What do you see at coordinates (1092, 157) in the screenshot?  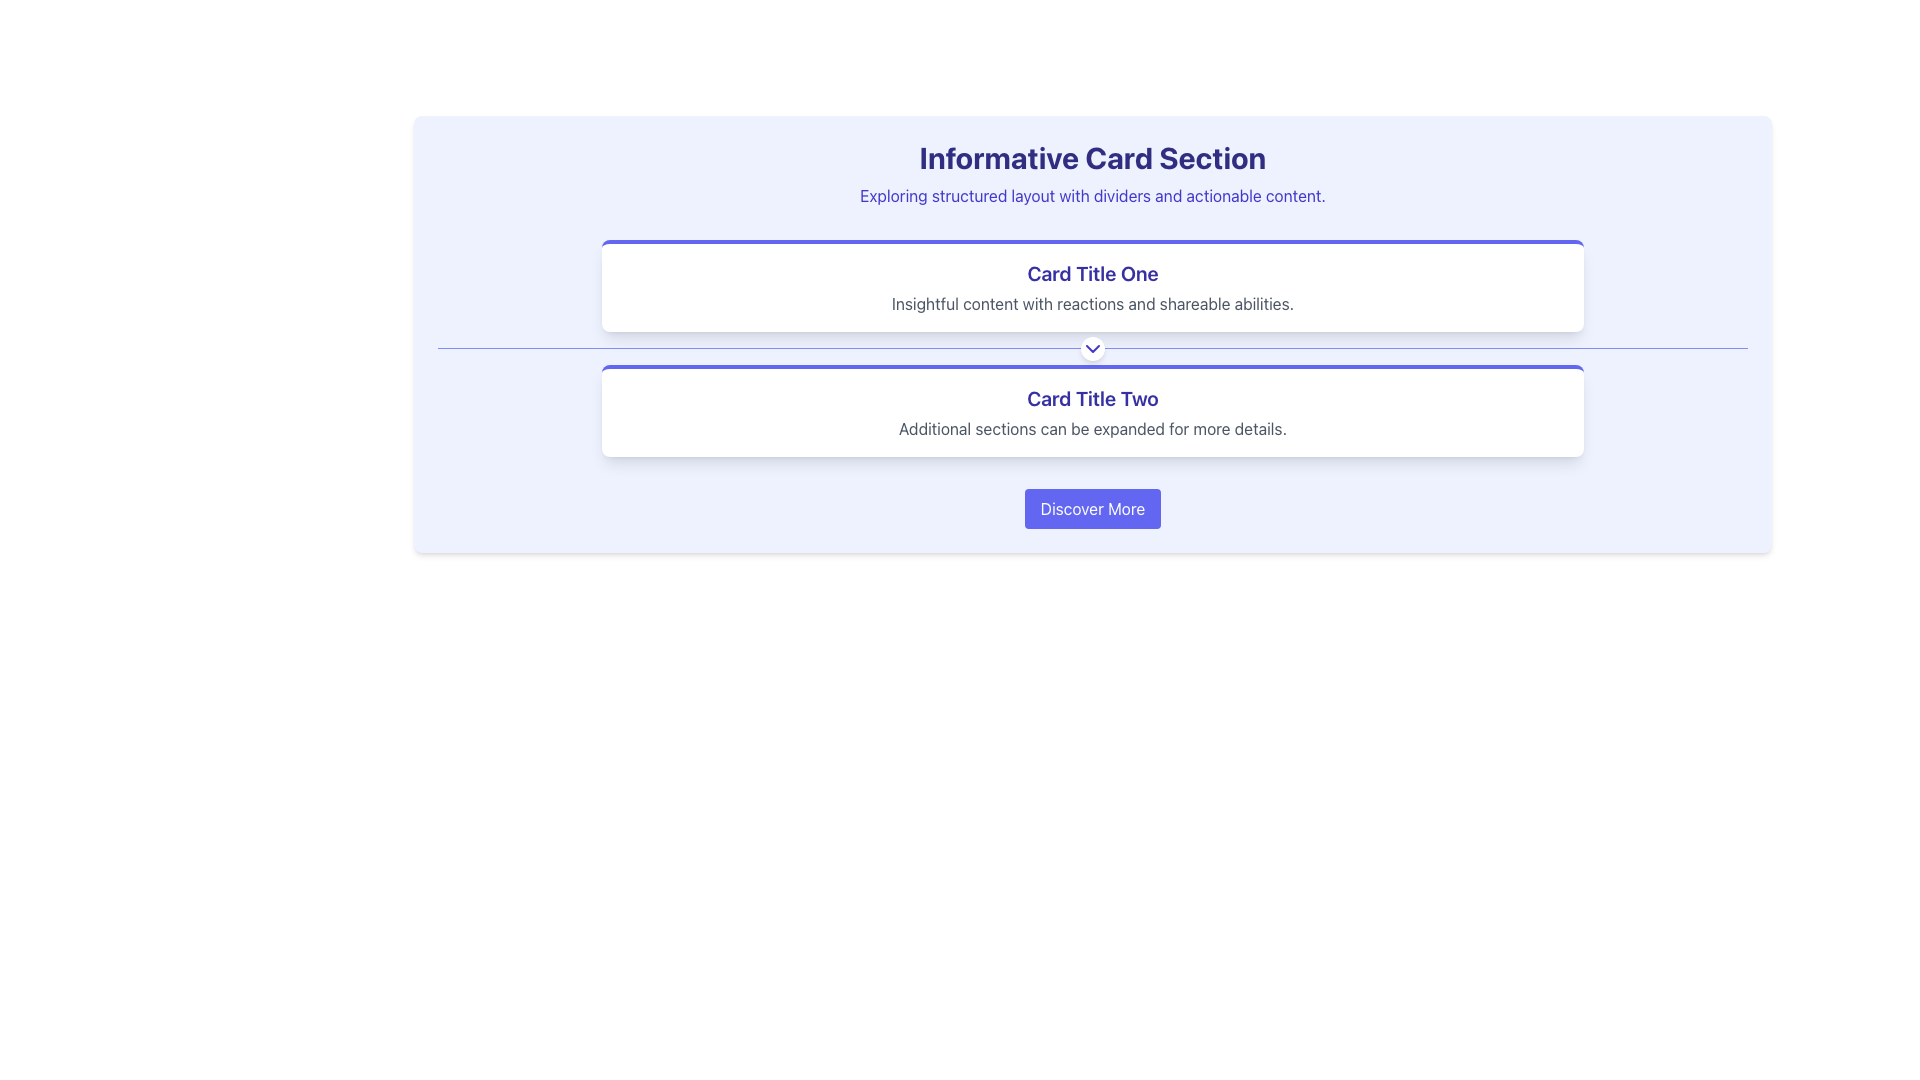 I see `the header text element at the top-center of the interface, which serves as an introductory focus point for the section` at bounding box center [1092, 157].